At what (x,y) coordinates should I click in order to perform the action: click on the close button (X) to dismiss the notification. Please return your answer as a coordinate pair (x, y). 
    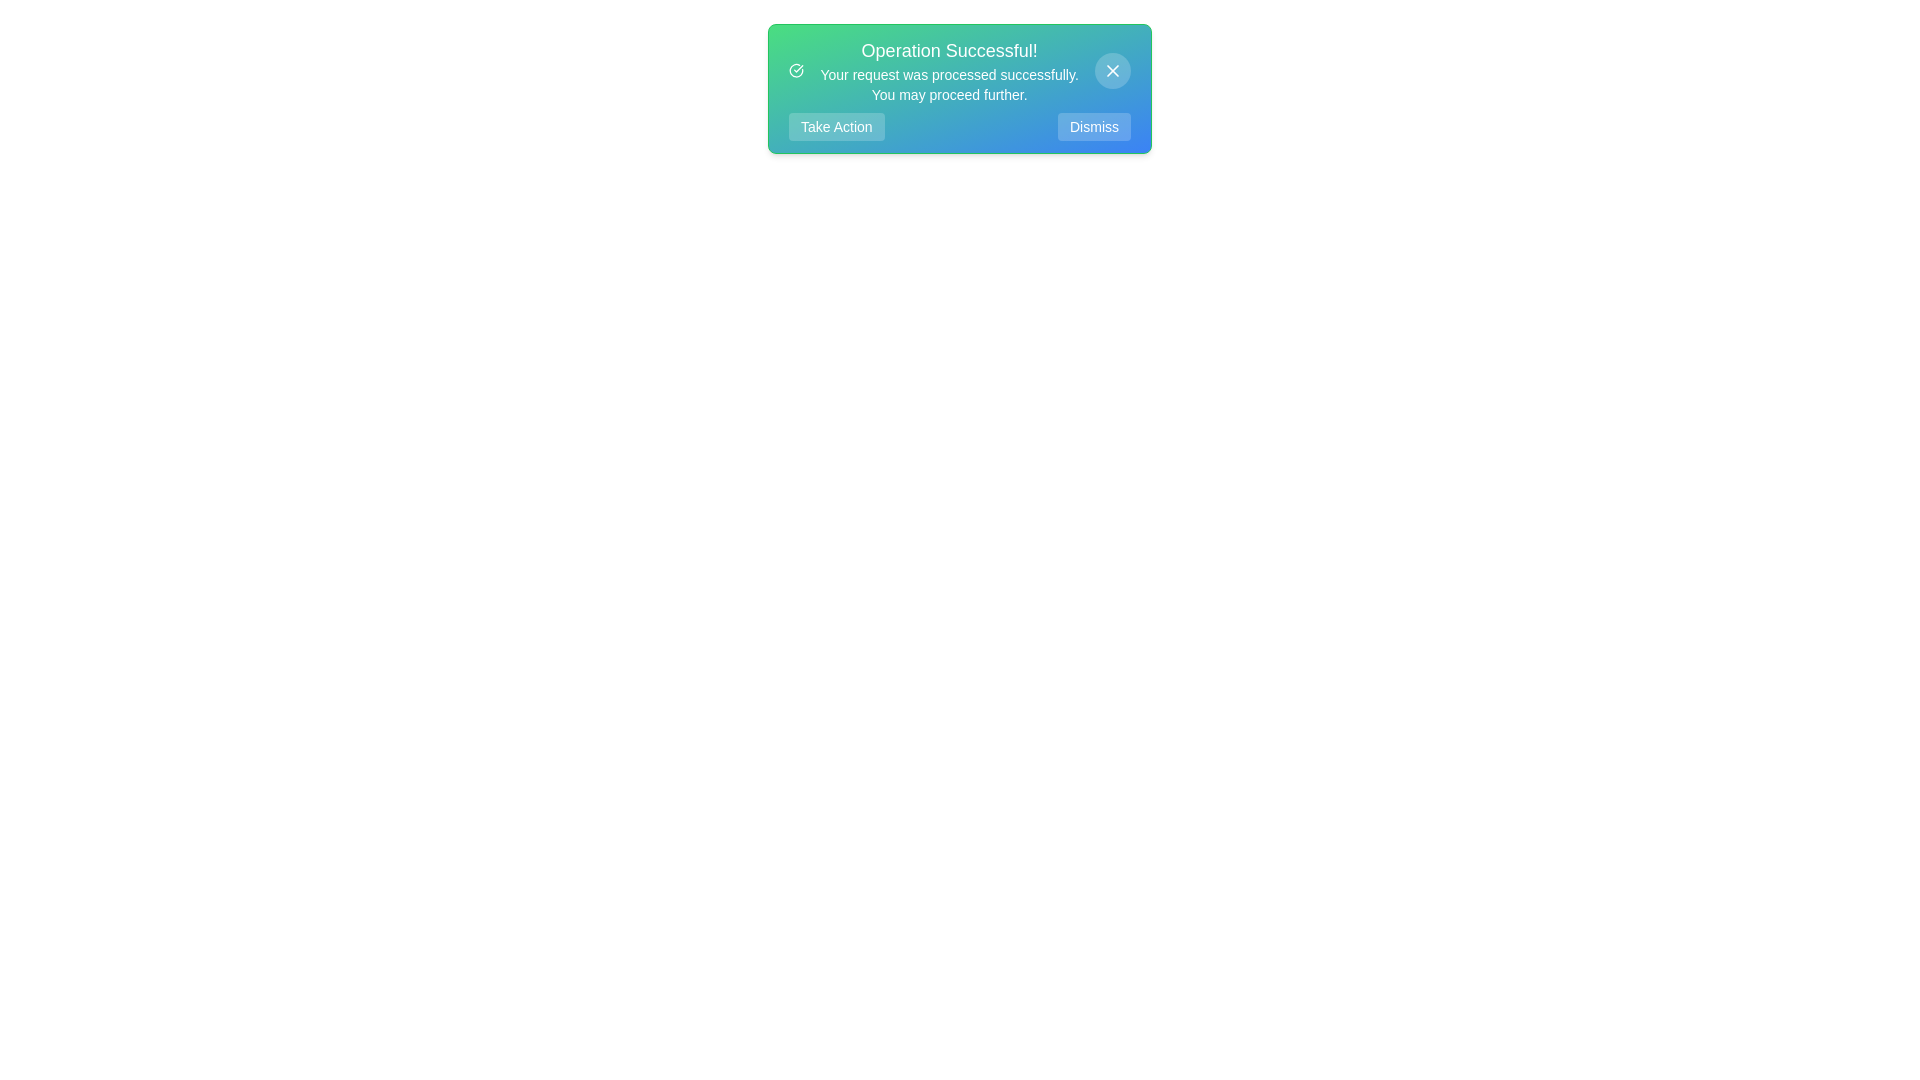
    Looking at the image, I should click on (1112, 69).